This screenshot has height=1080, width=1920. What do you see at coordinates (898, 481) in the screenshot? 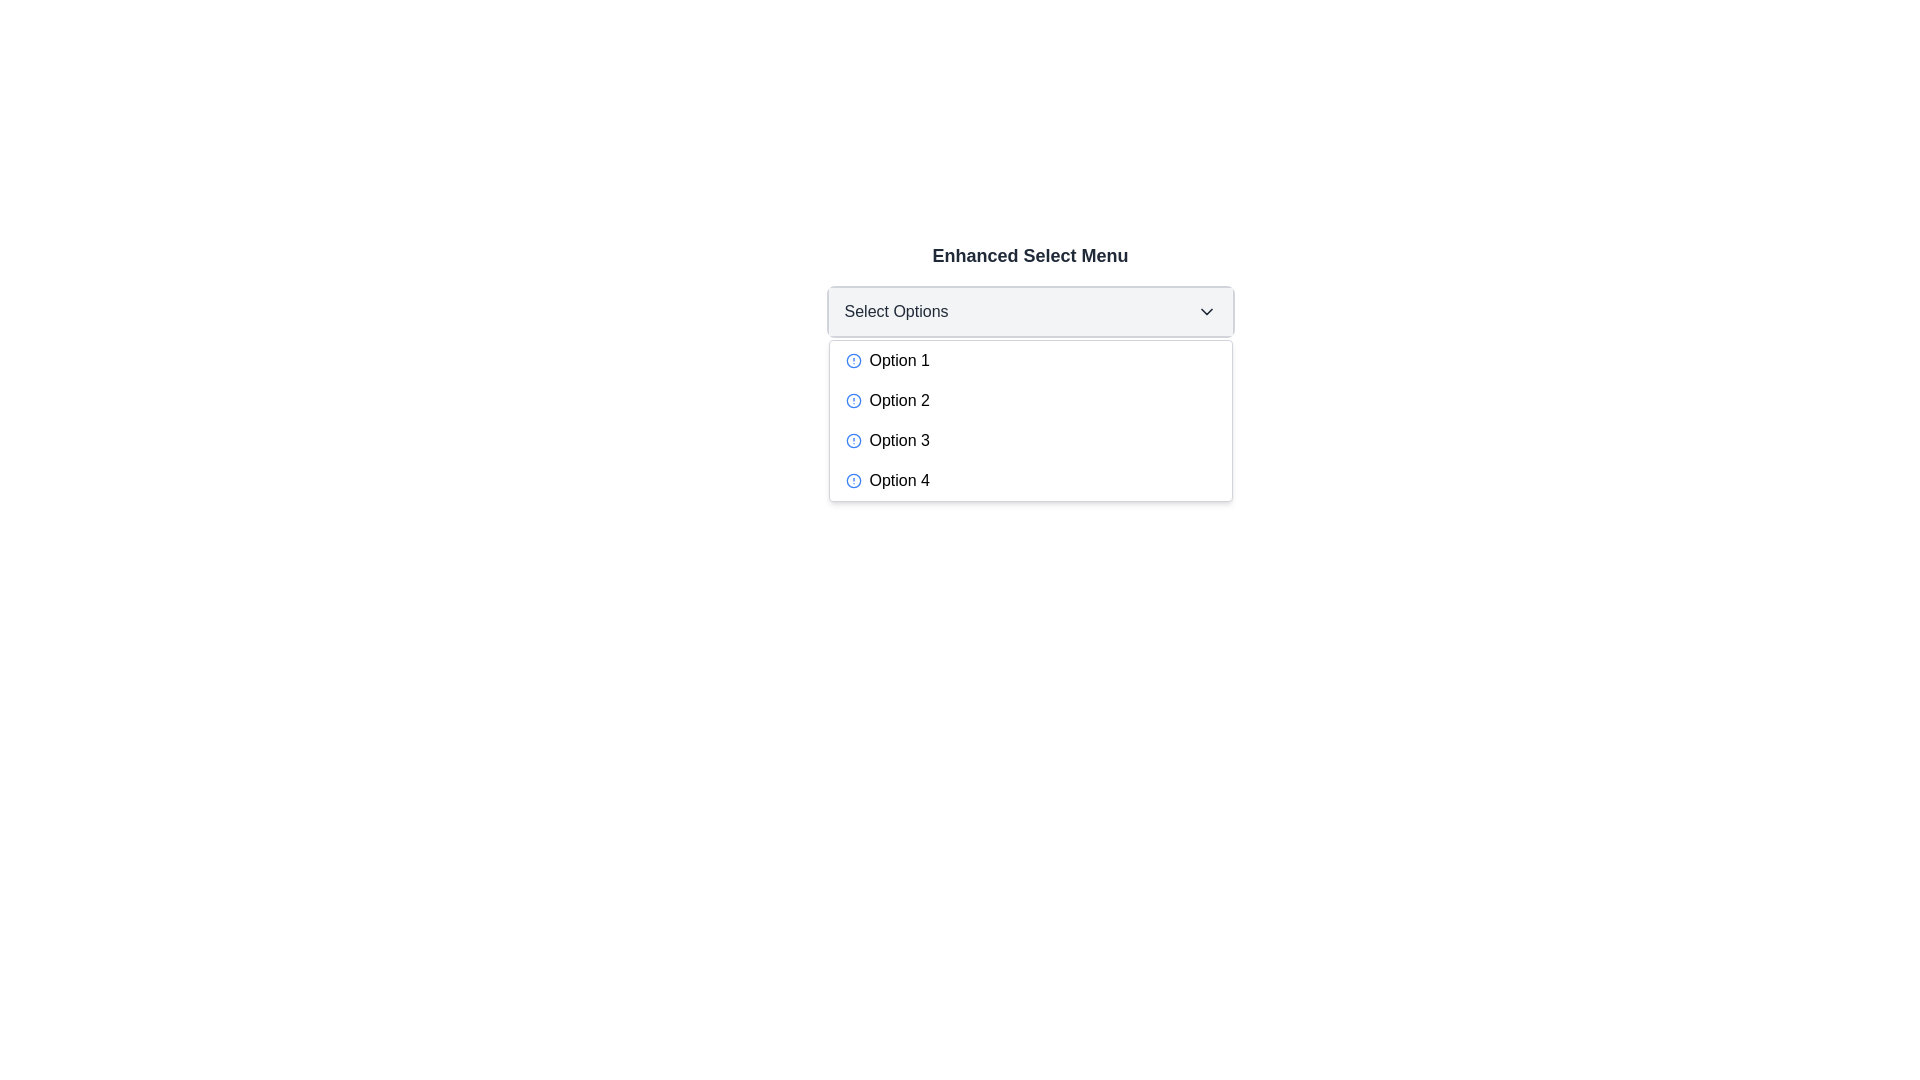
I see `to select the fourth option in the dropdown menu, located directly below 'Option 3'` at bounding box center [898, 481].